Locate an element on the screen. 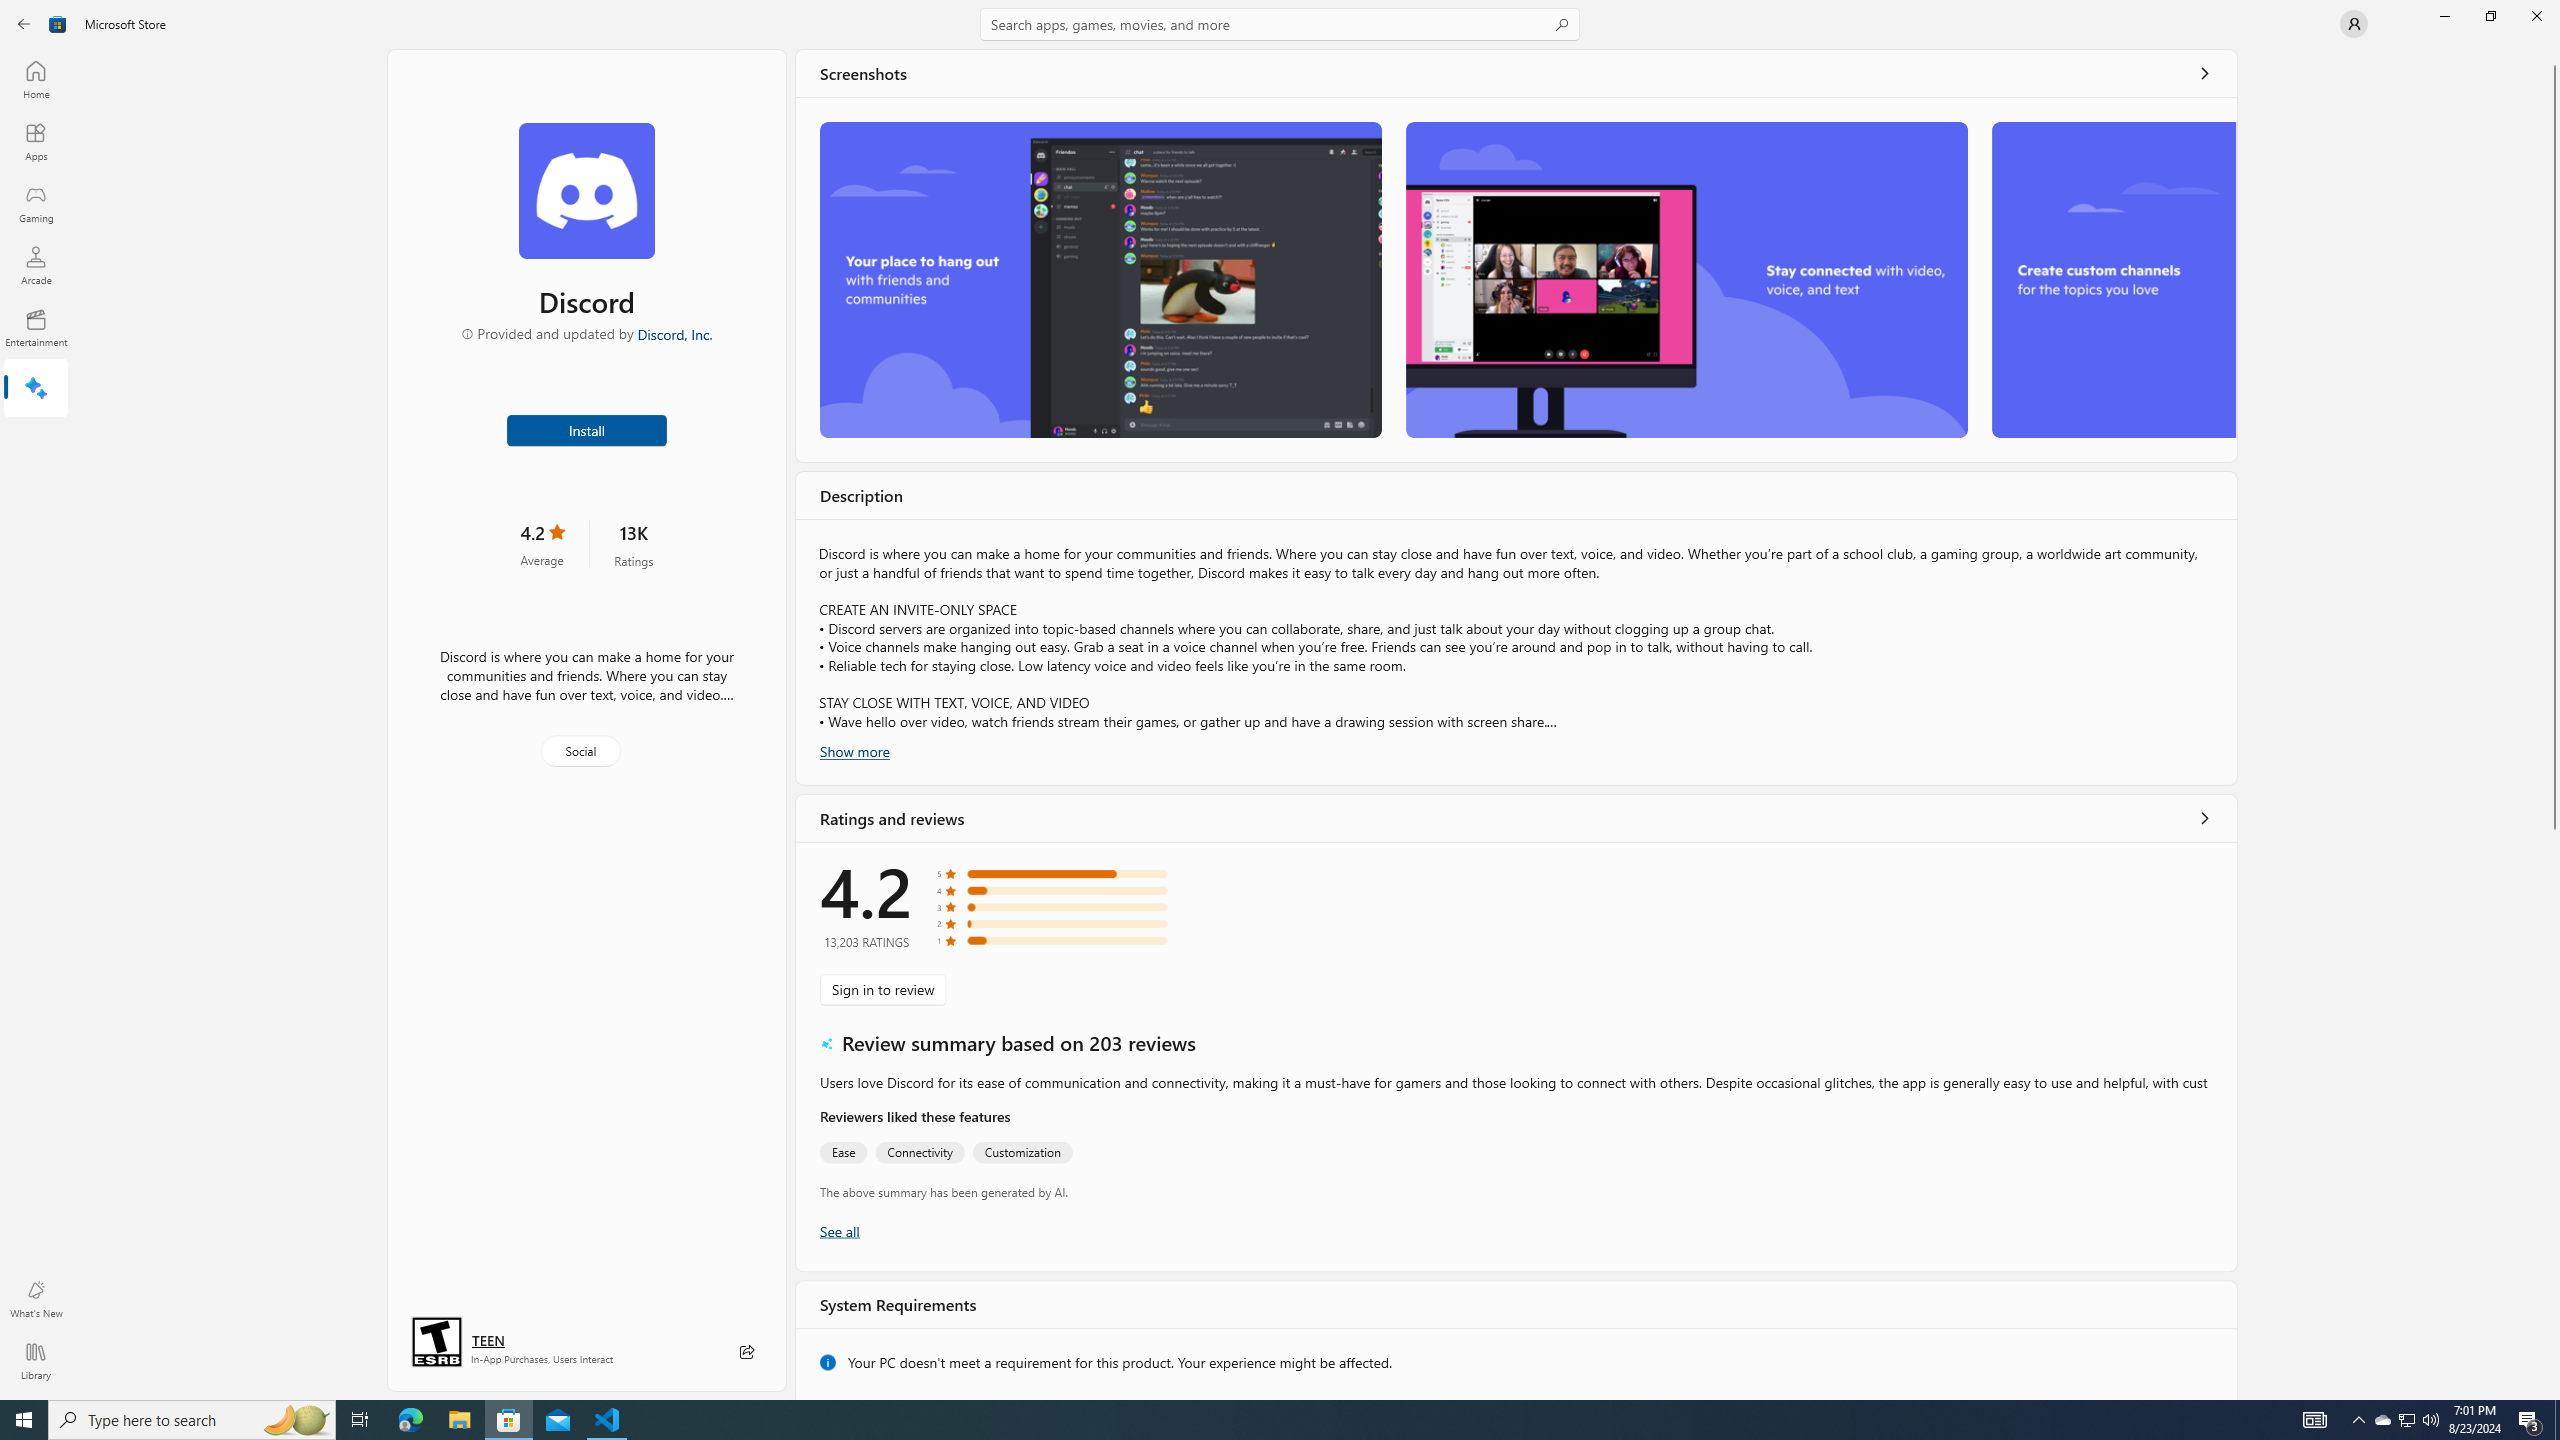 This screenshot has width=2560, height=1440. 'Gaming' is located at coordinates (34, 202).